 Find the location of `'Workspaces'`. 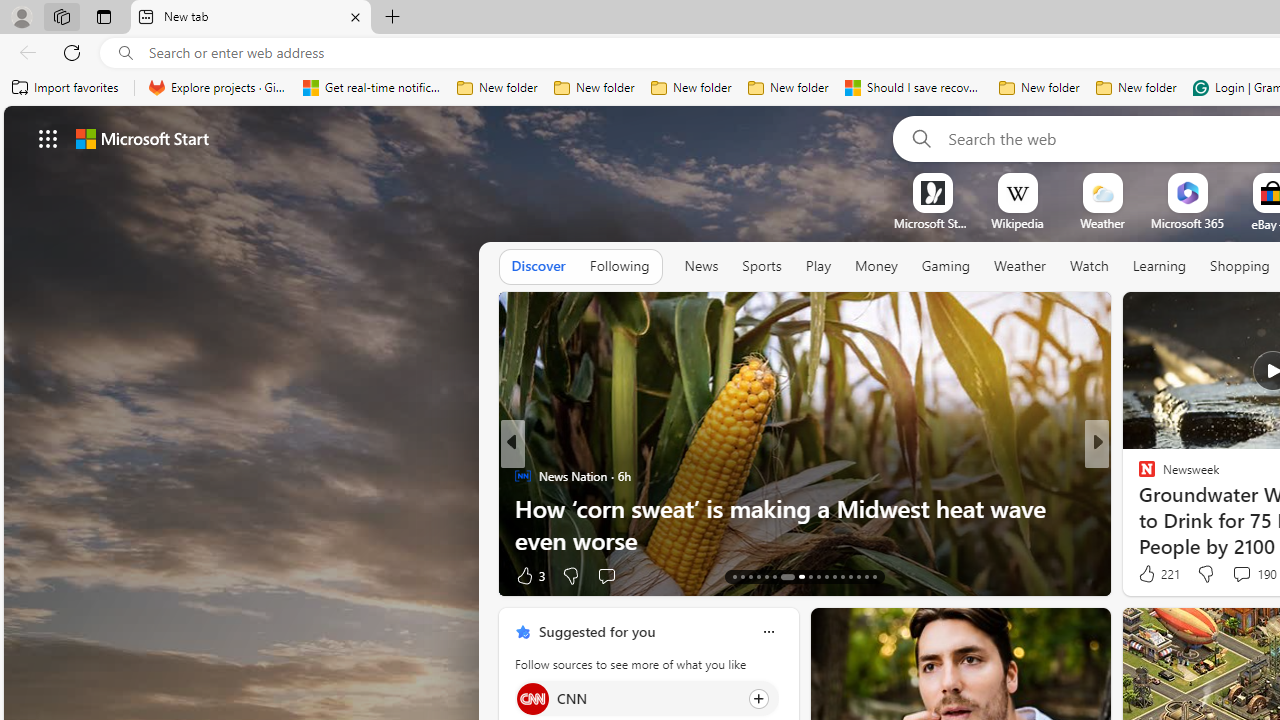

'Workspaces' is located at coordinates (61, 16).